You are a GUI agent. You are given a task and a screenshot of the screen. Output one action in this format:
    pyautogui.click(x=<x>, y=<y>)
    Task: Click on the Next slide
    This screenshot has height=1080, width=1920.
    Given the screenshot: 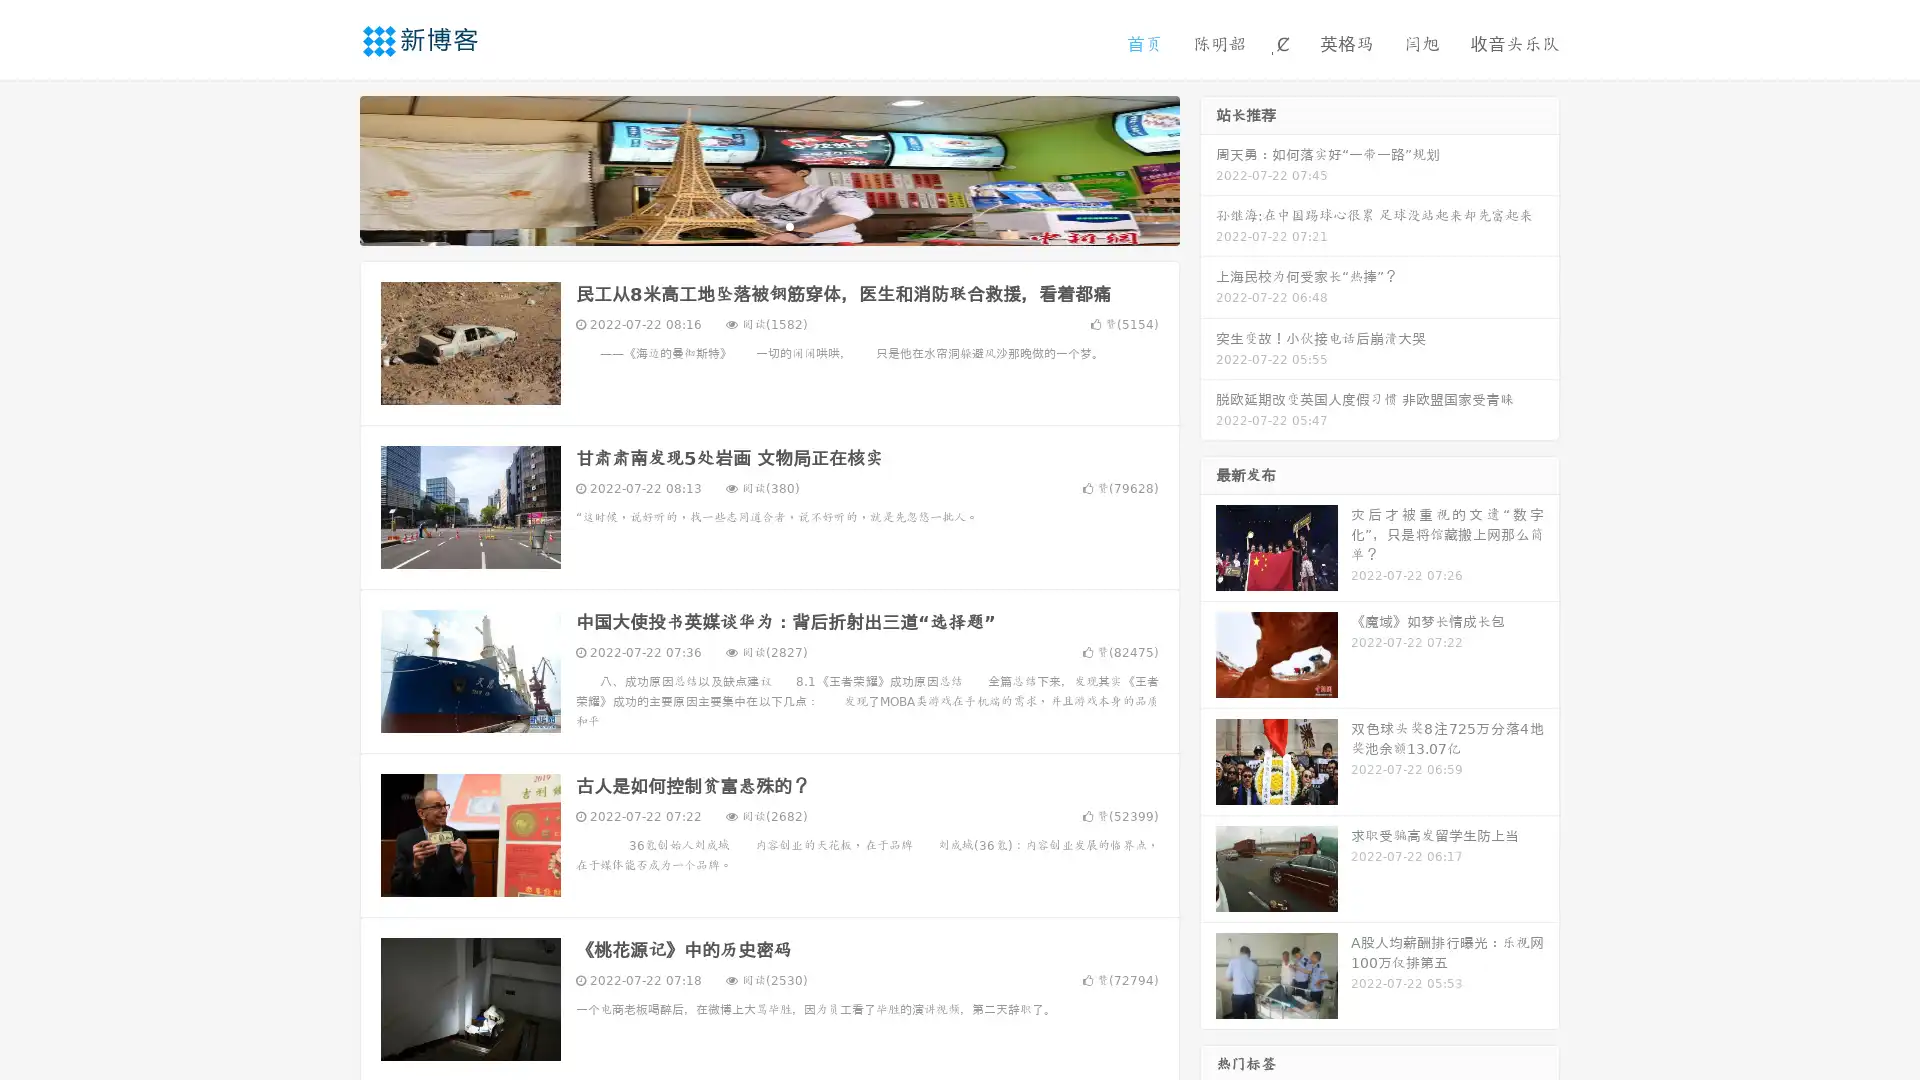 What is the action you would take?
    pyautogui.click(x=1208, y=168)
    